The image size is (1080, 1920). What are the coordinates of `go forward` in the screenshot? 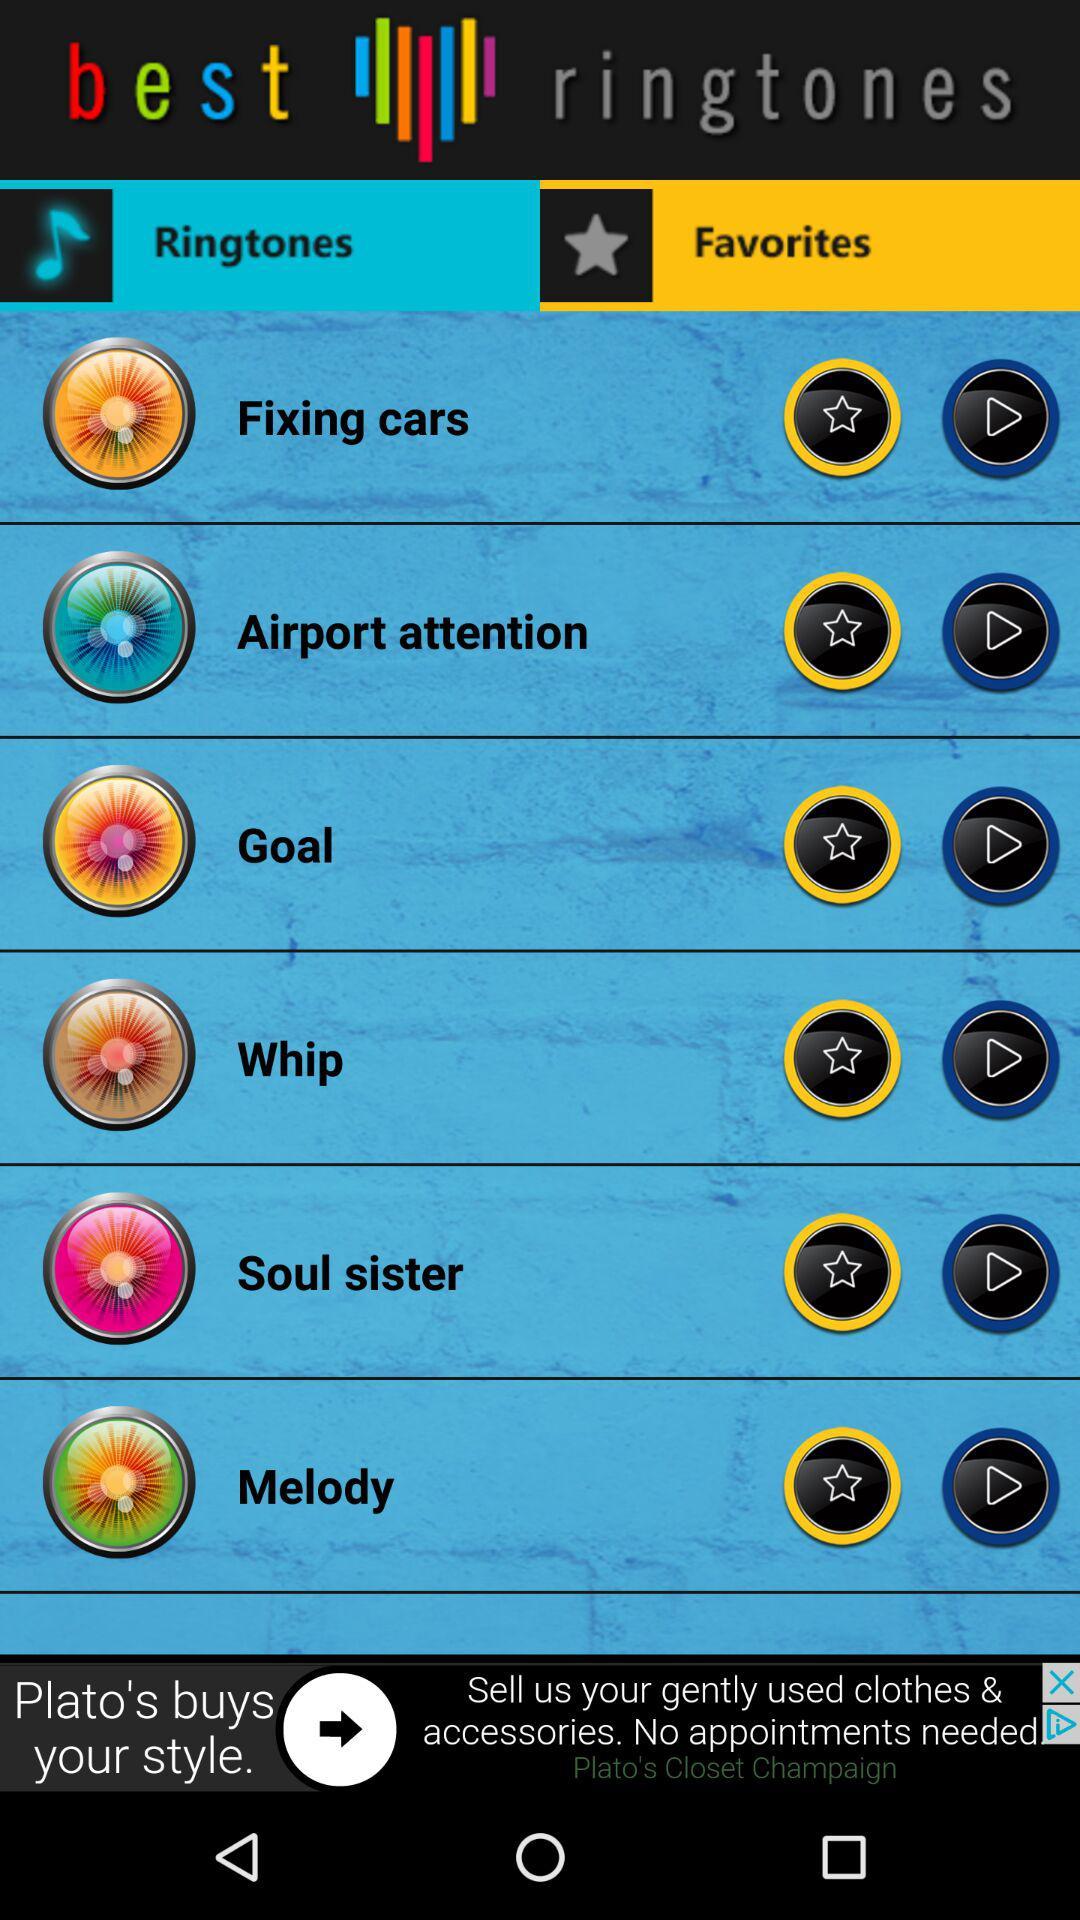 It's located at (1000, 1270).